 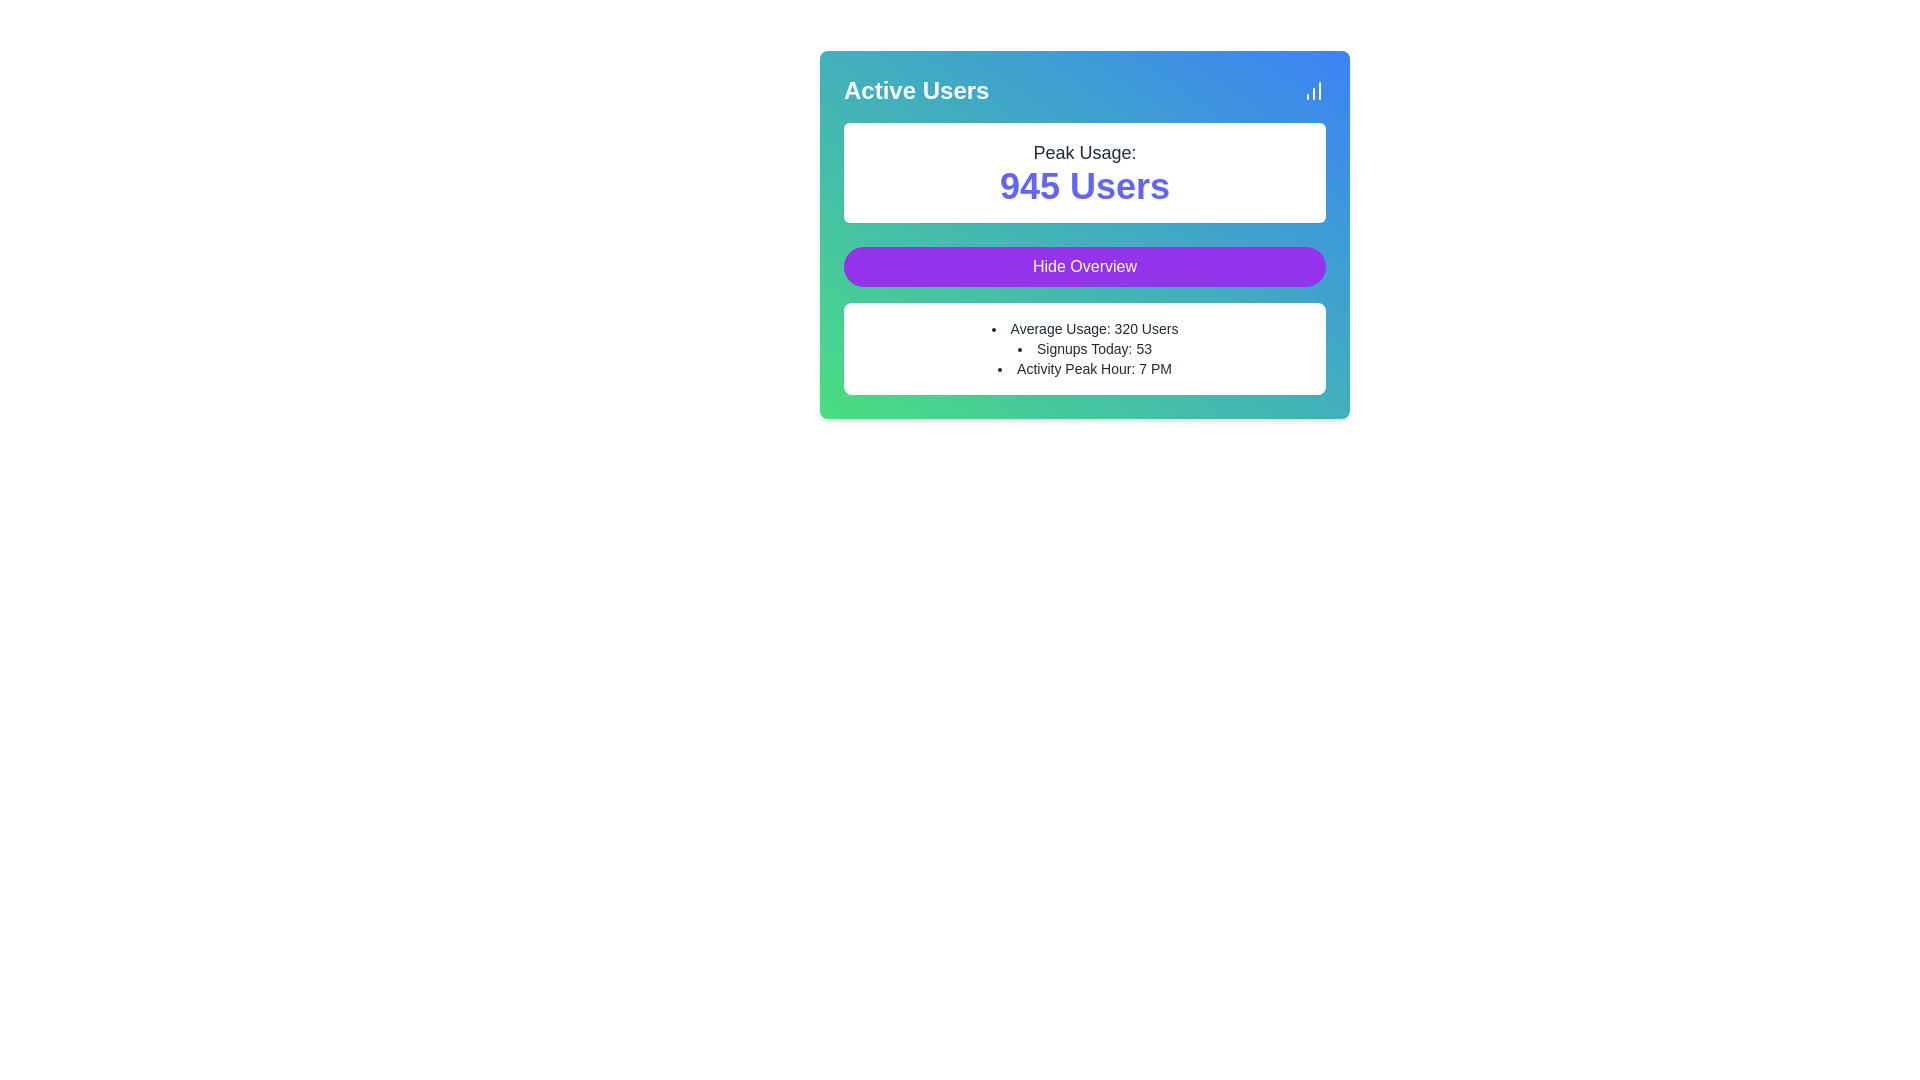 What do you see at coordinates (1083, 347) in the screenshot?
I see `the text element displaying the statistic for new signups, located between 'Average Usage: 320 Users' and 'Activity Peak Hour: 7 PM' in the 'Active Users' panel` at bounding box center [1083, 347].